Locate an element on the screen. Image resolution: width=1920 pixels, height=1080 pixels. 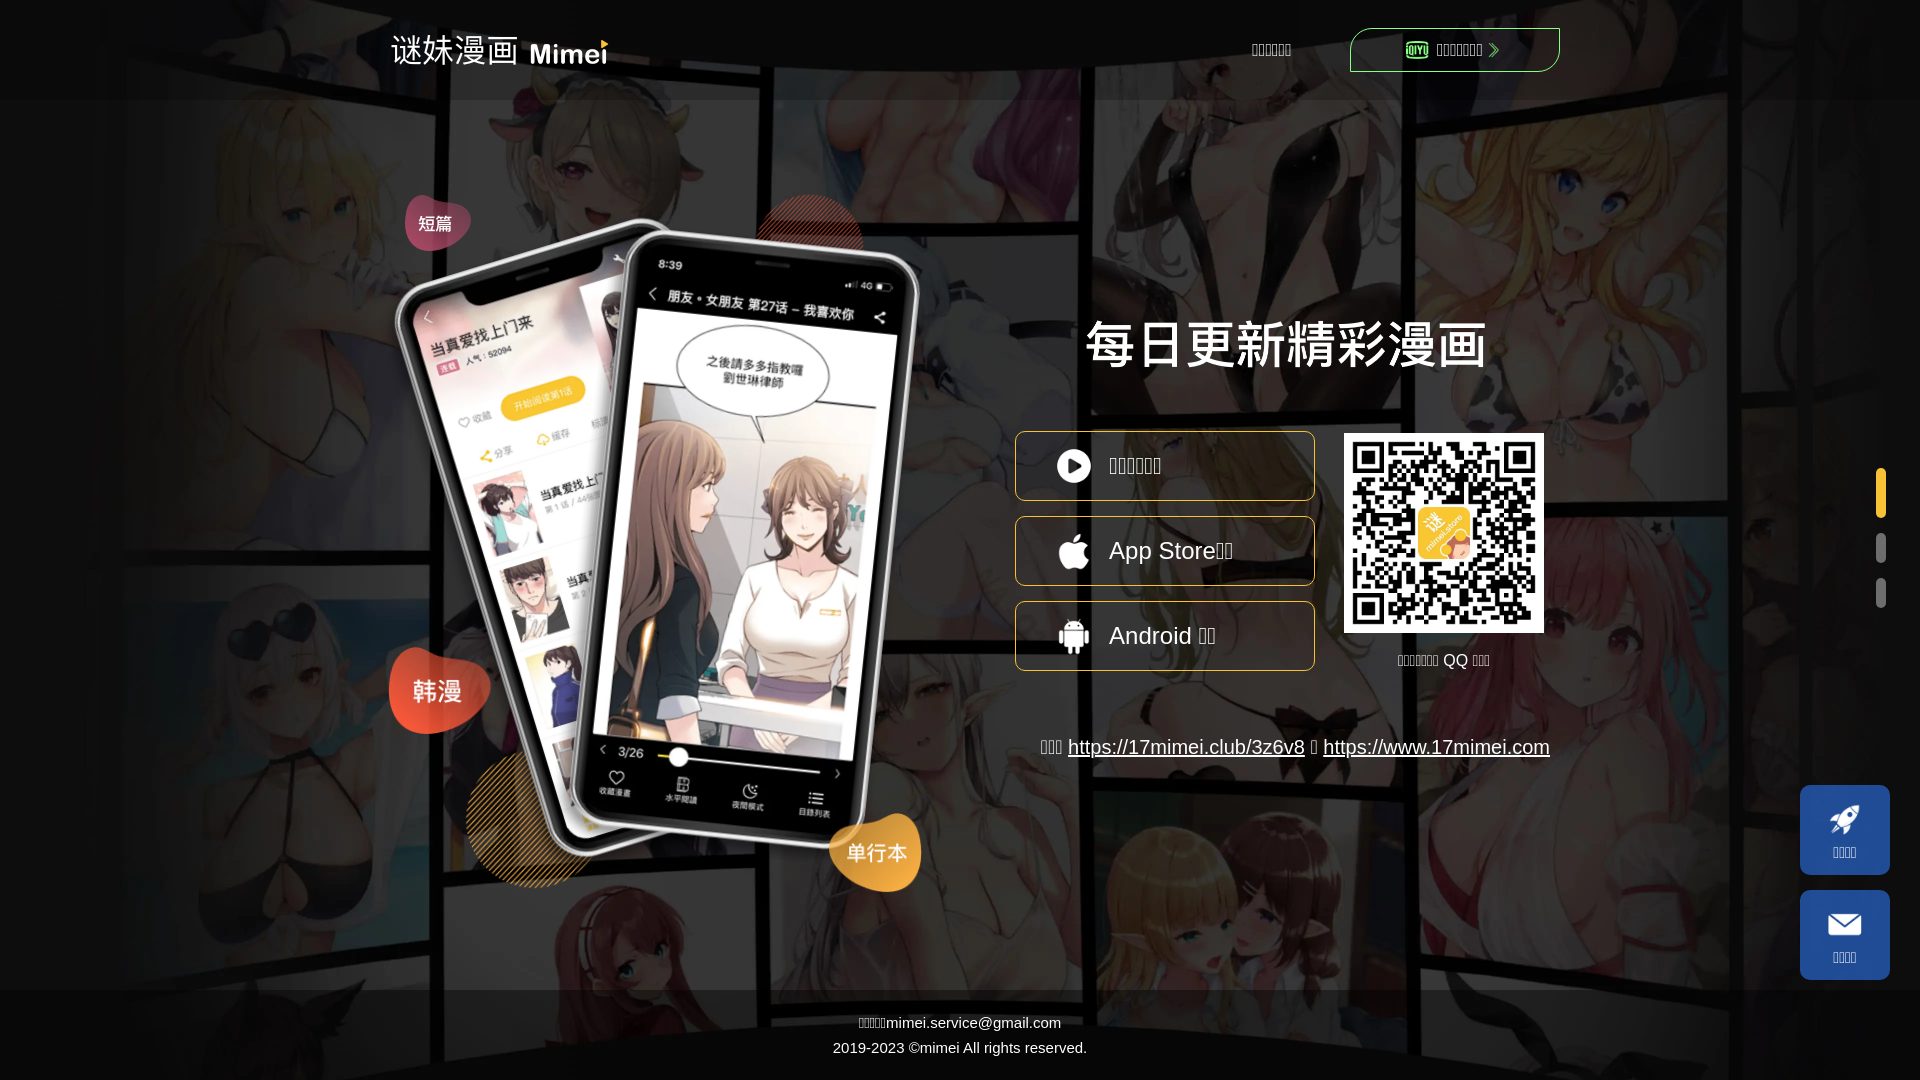
'https://www.17mimei.com' is located at coordinates (1435, 747).